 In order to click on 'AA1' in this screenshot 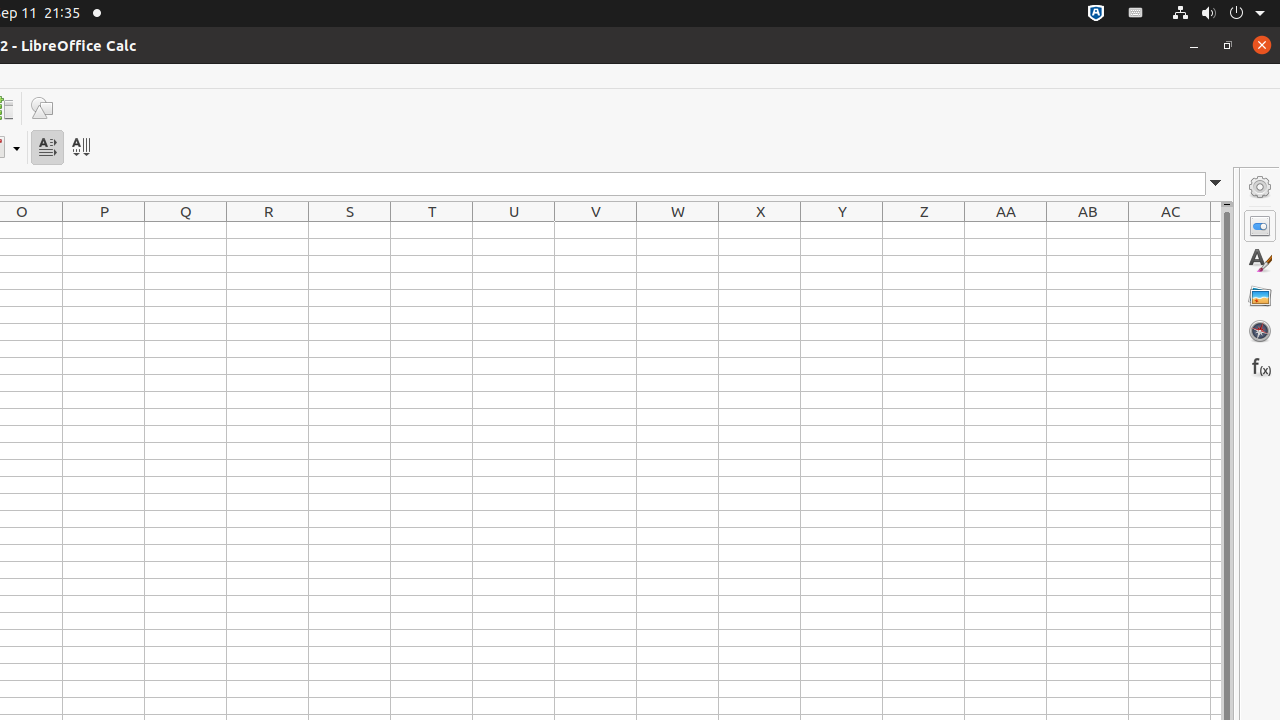, I will do `click(1005, 229)`.